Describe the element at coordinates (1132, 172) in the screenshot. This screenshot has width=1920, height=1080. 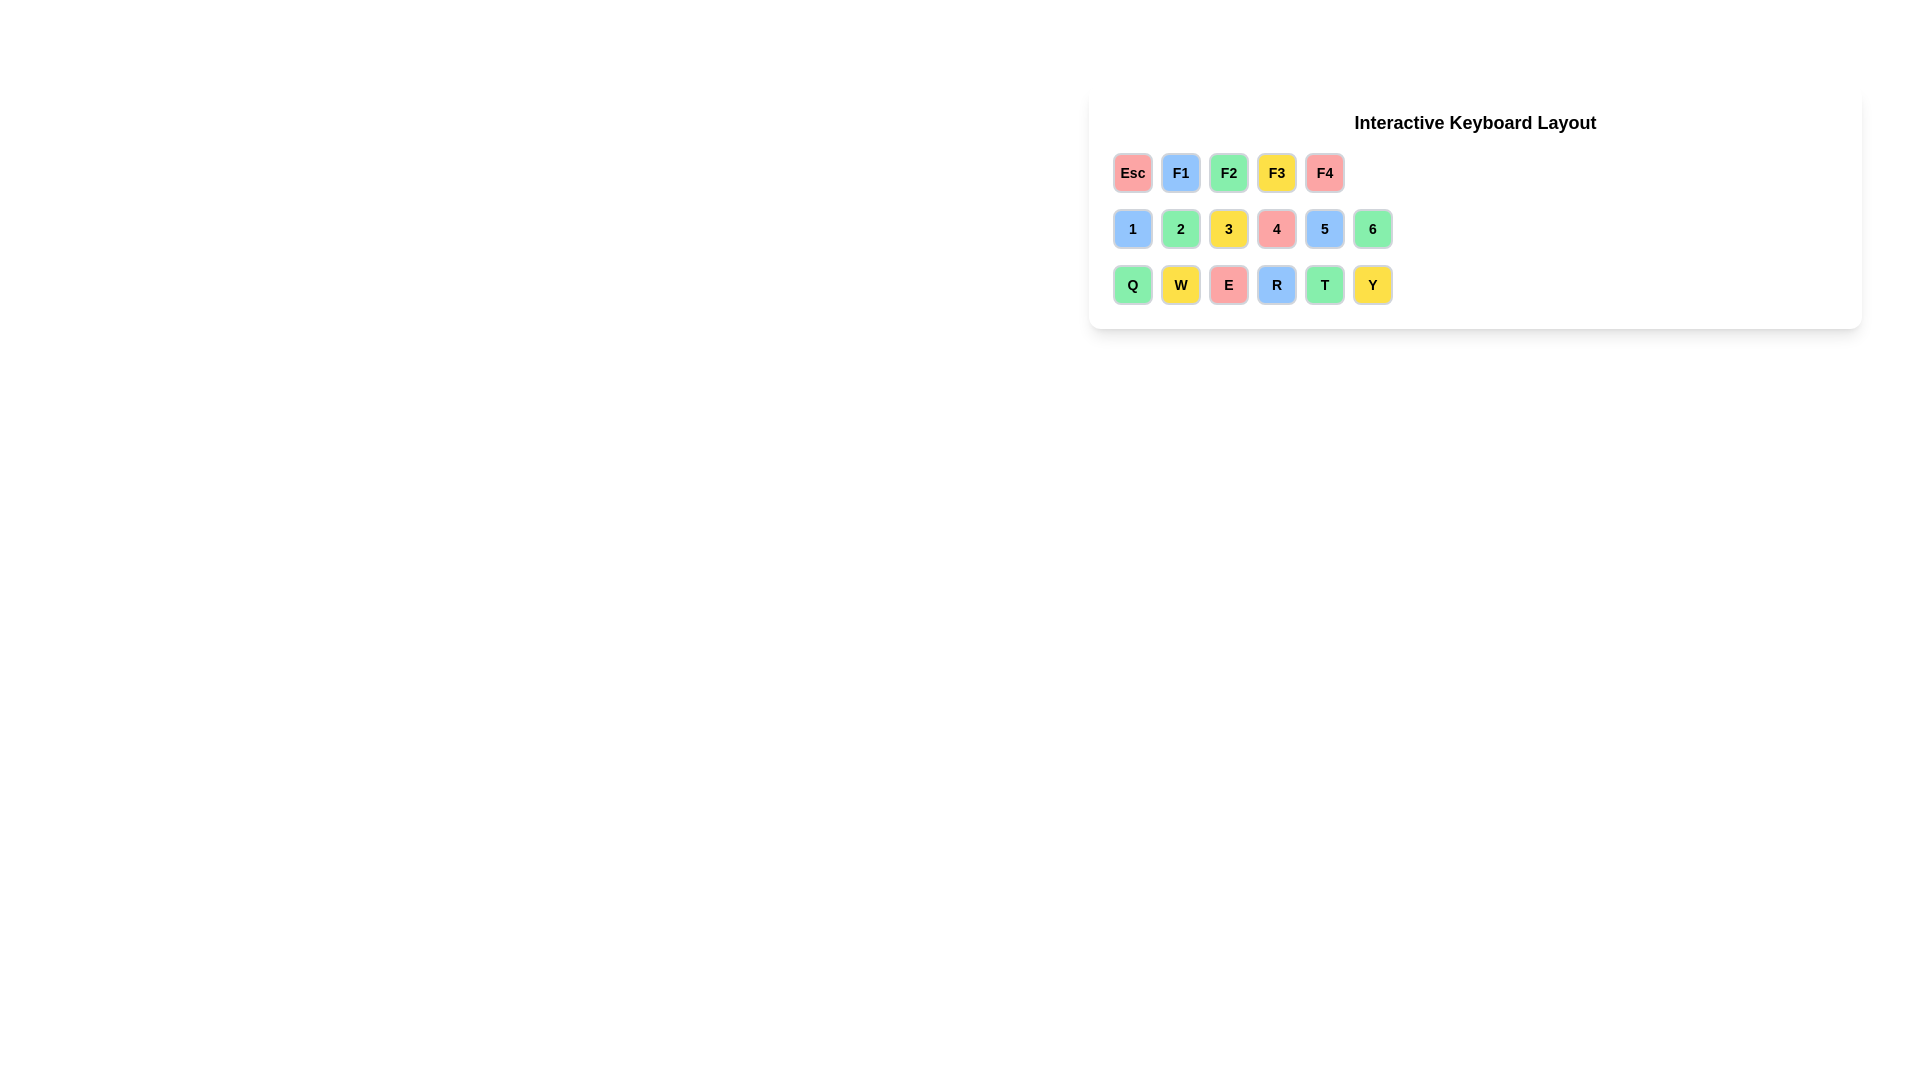
I see `the 'Esc' button, which is a rounded square button with a red background and a gray border, located at the top-left corner of the keyboard layout` at that location.